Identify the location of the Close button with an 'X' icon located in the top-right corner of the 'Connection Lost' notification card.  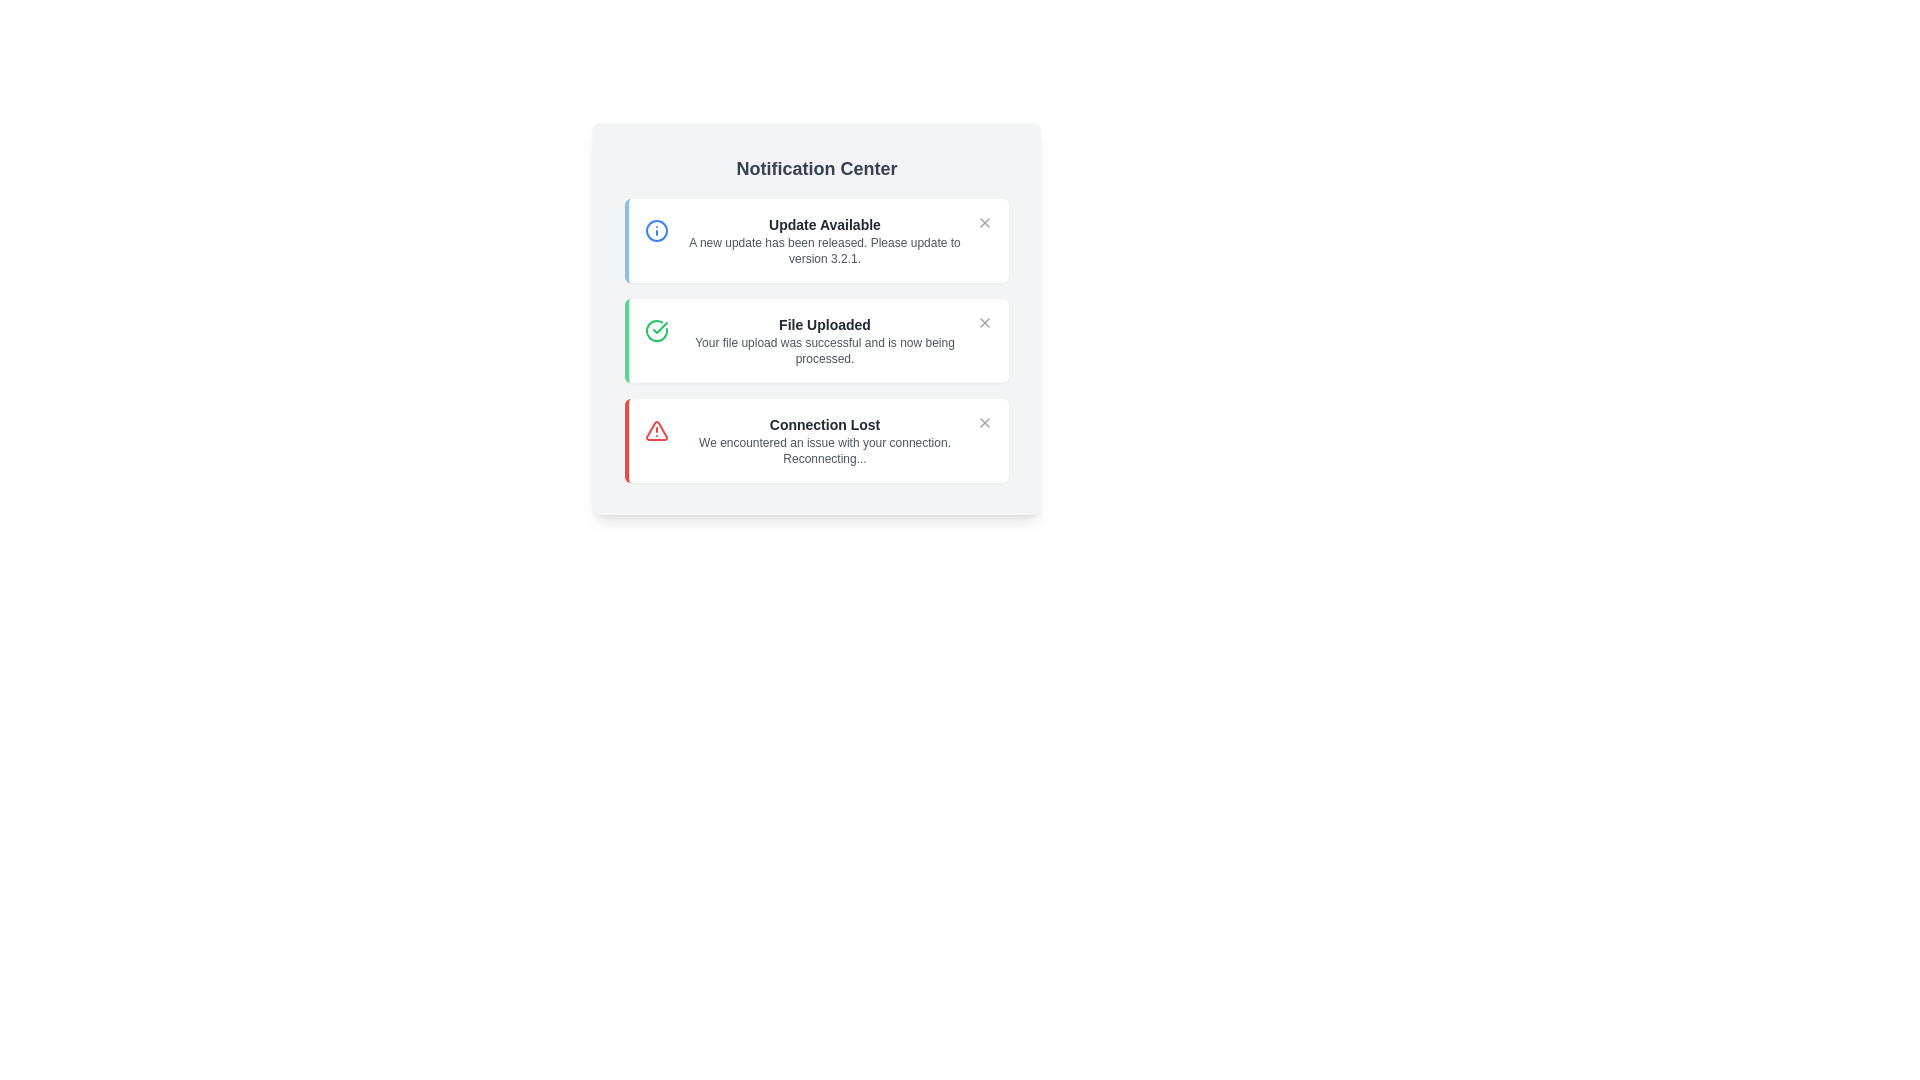
(984, 422).